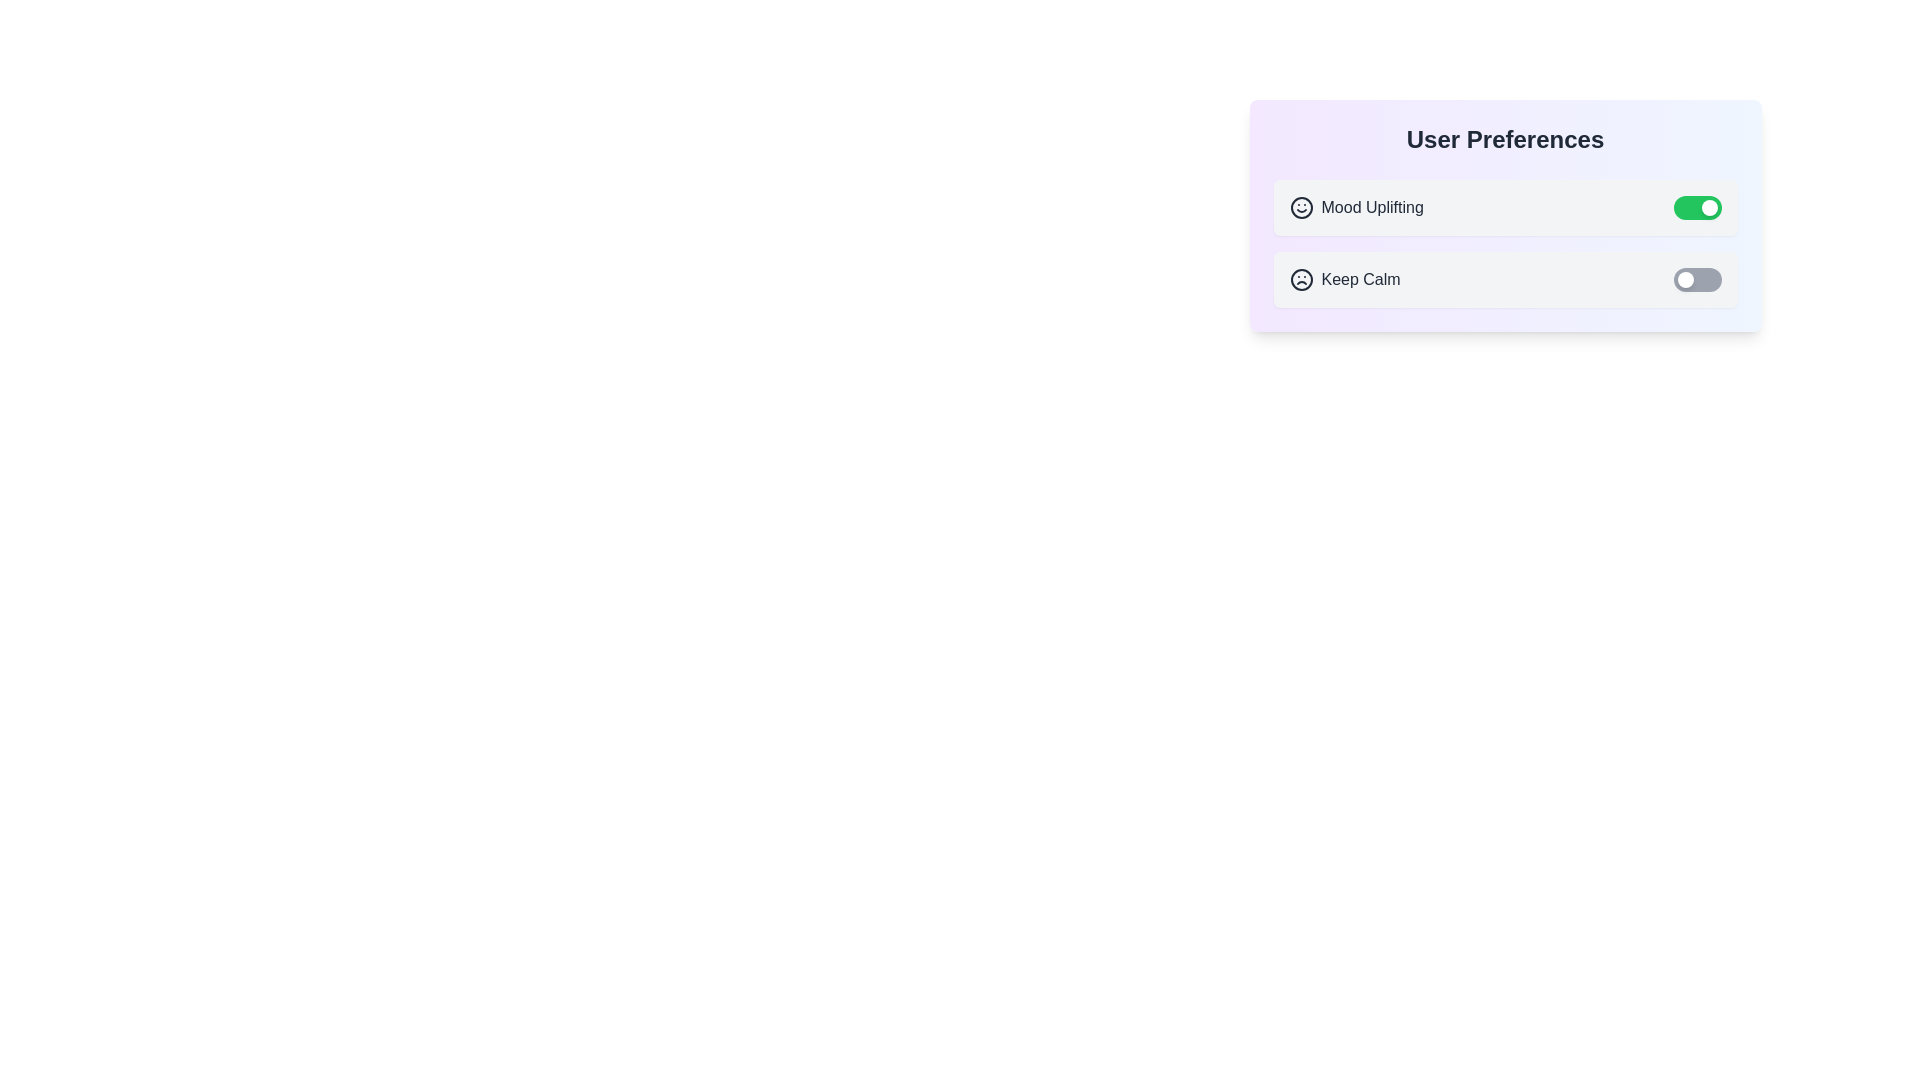 The width and height of the screenshot is (1920, 1080). I want to click on the circular graphic that is part of the frowning face icon, located to the left of the 'Keep Calm' text in the User Preferences section, so click(1301, 280).